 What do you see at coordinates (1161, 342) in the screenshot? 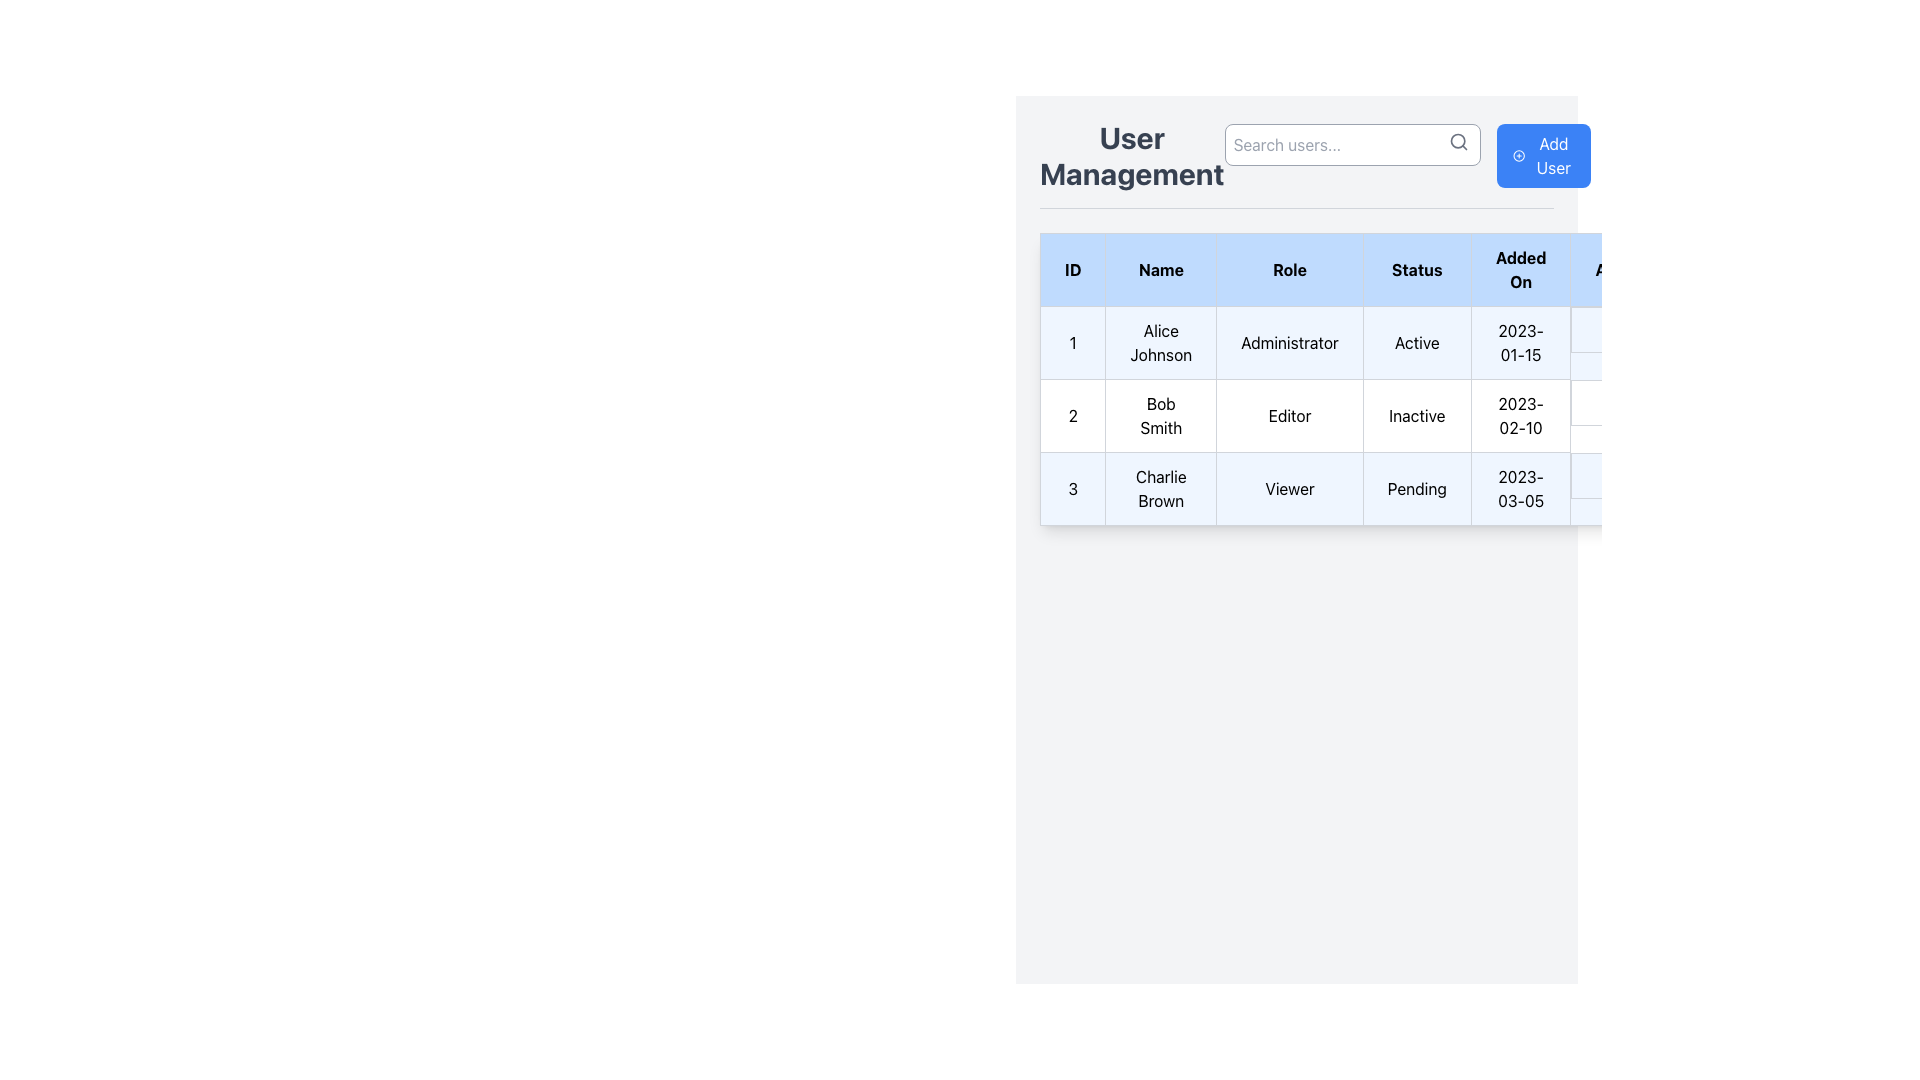
I see `the Text Display element that shows the user's name in the second column of the first row of the User Management table` at bounding box center [1161, 342].